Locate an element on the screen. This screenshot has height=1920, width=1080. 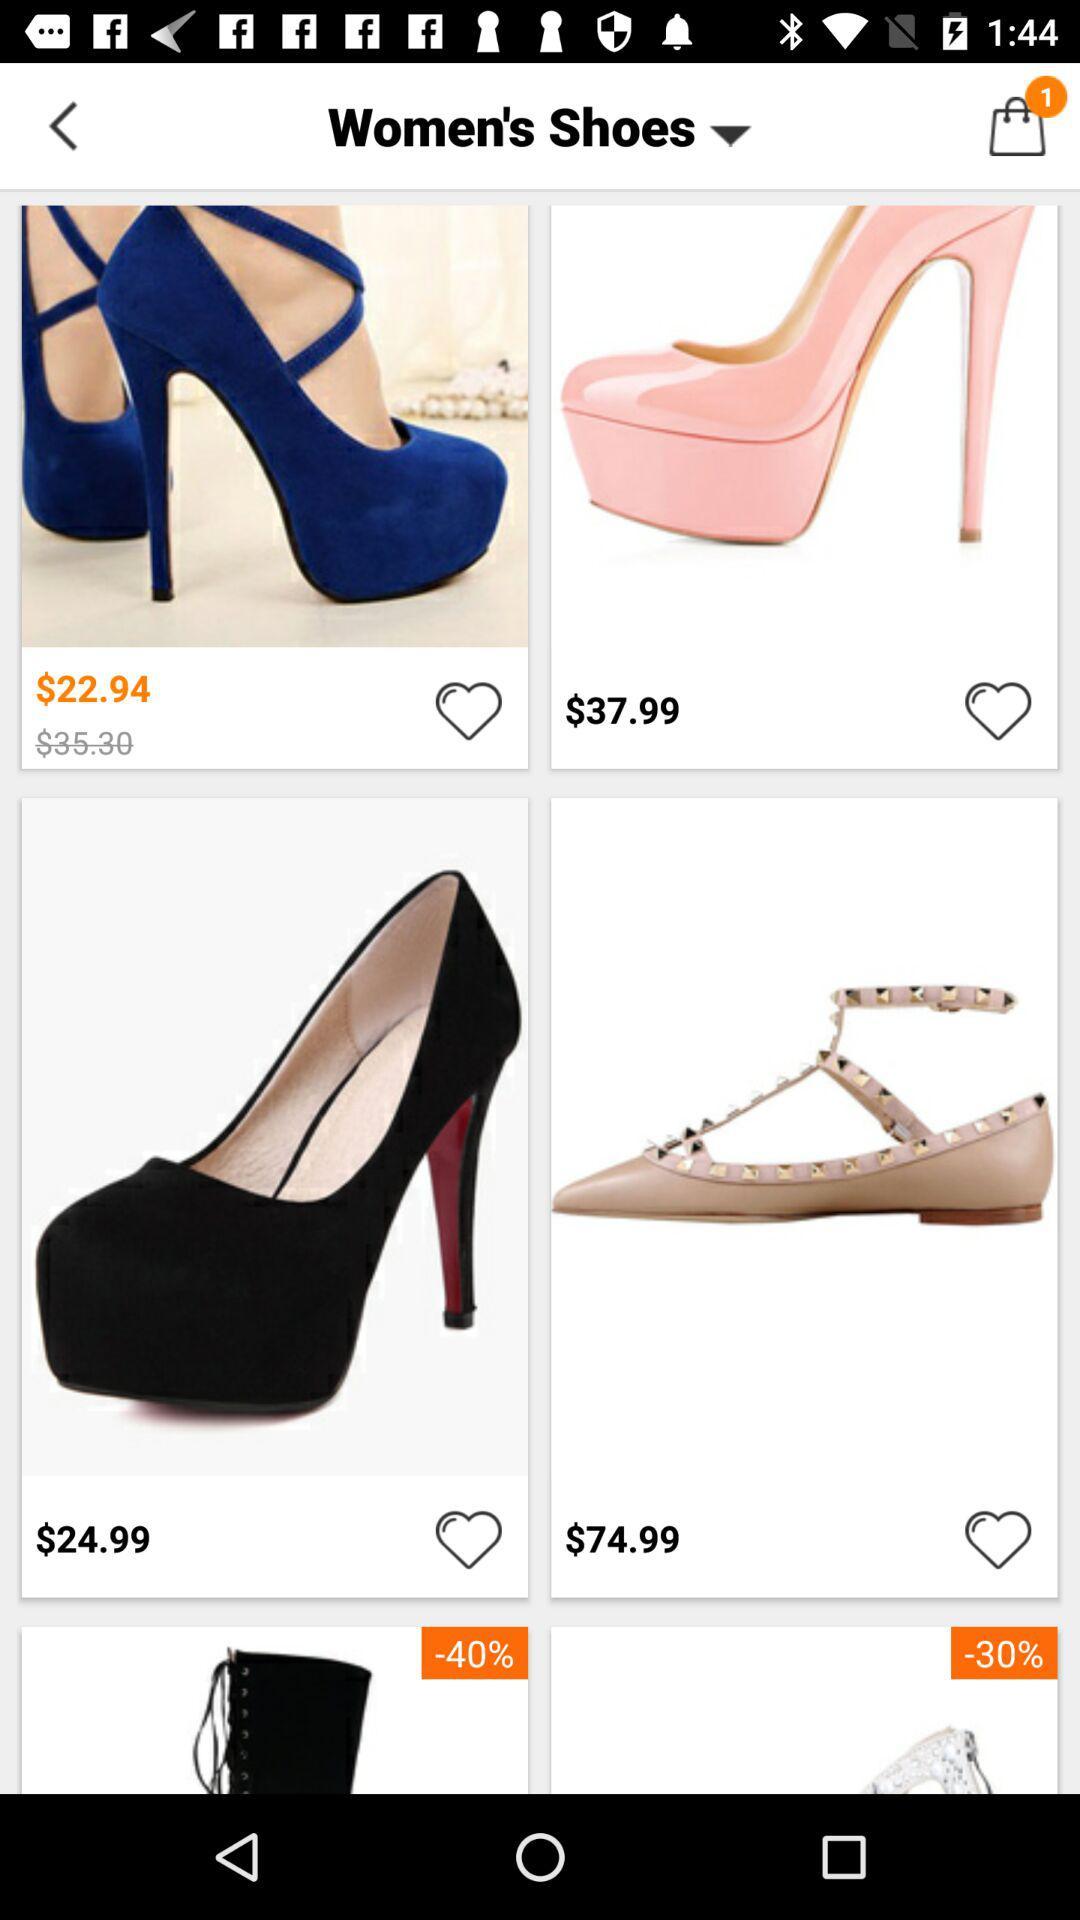
like button is located at coordinates (468, 1537).